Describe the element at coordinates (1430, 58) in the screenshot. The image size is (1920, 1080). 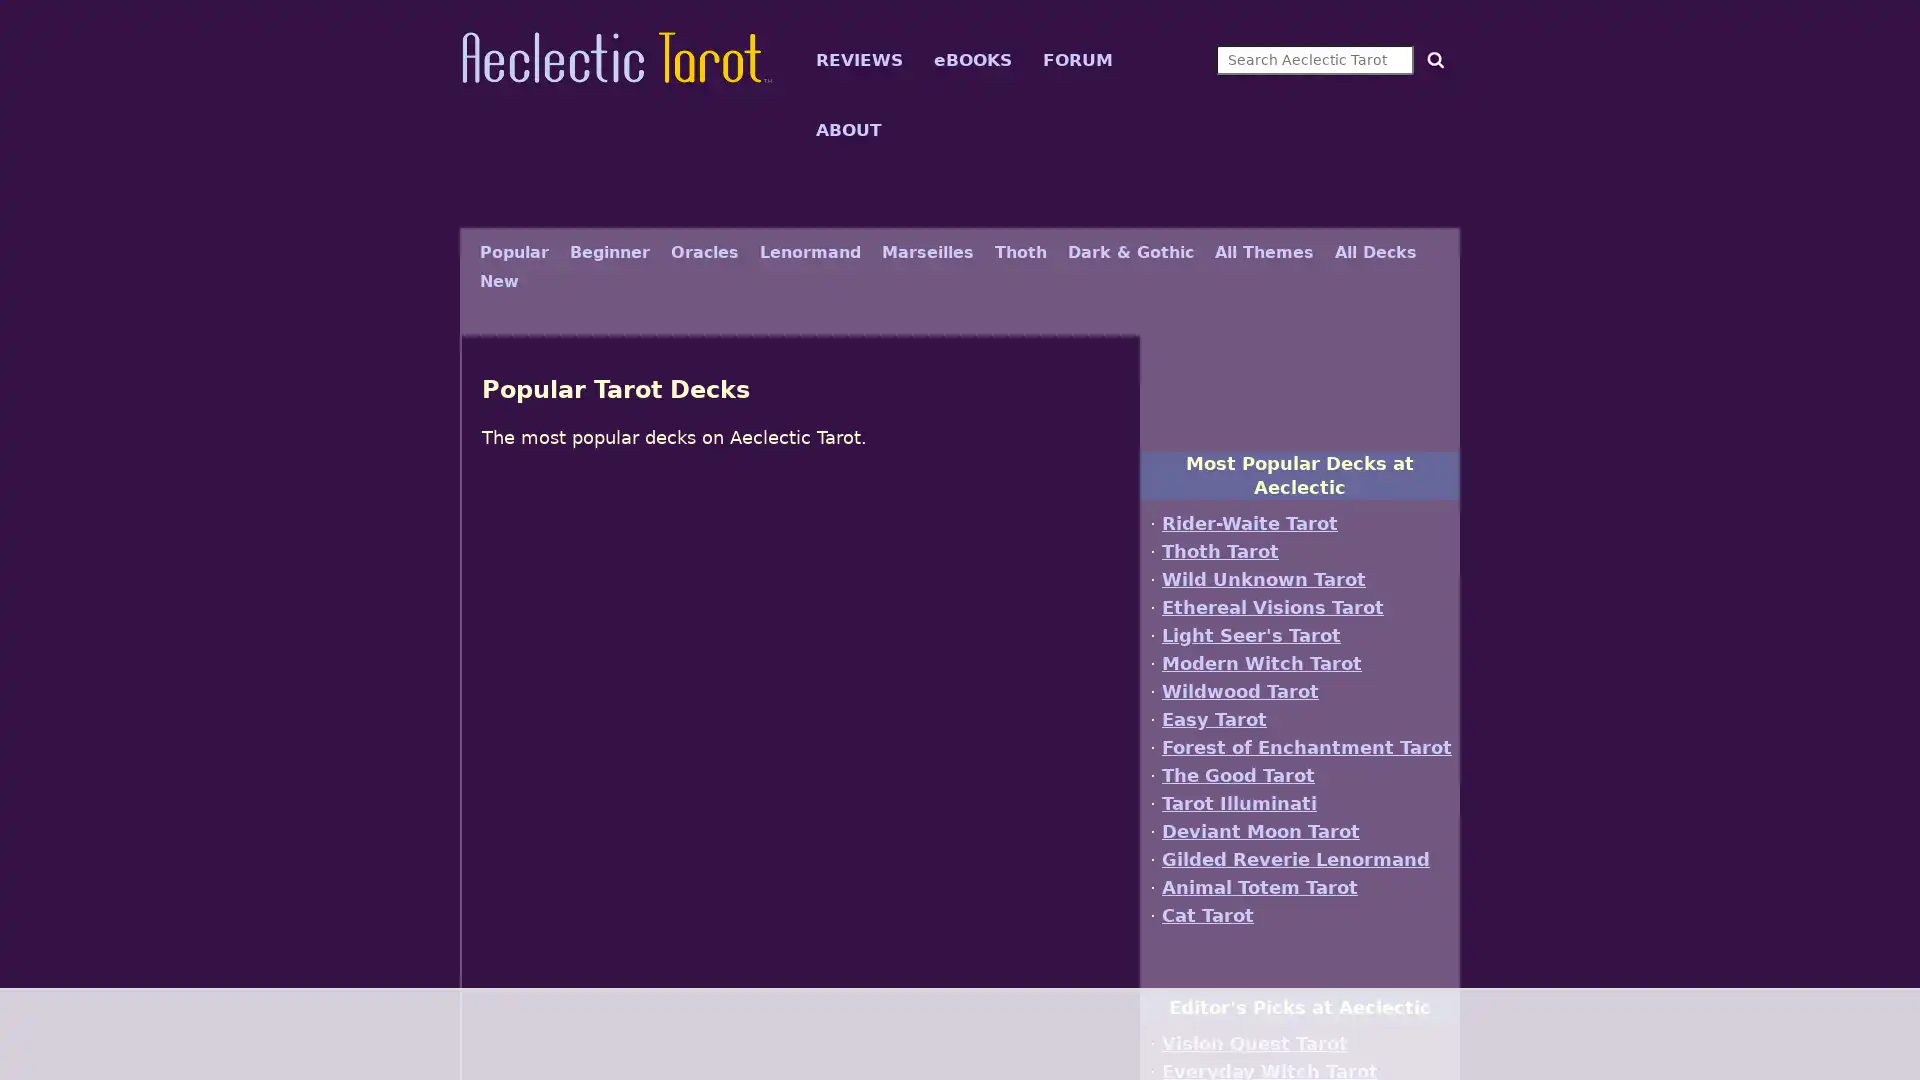
I see `Search Aeclectic` at that location.